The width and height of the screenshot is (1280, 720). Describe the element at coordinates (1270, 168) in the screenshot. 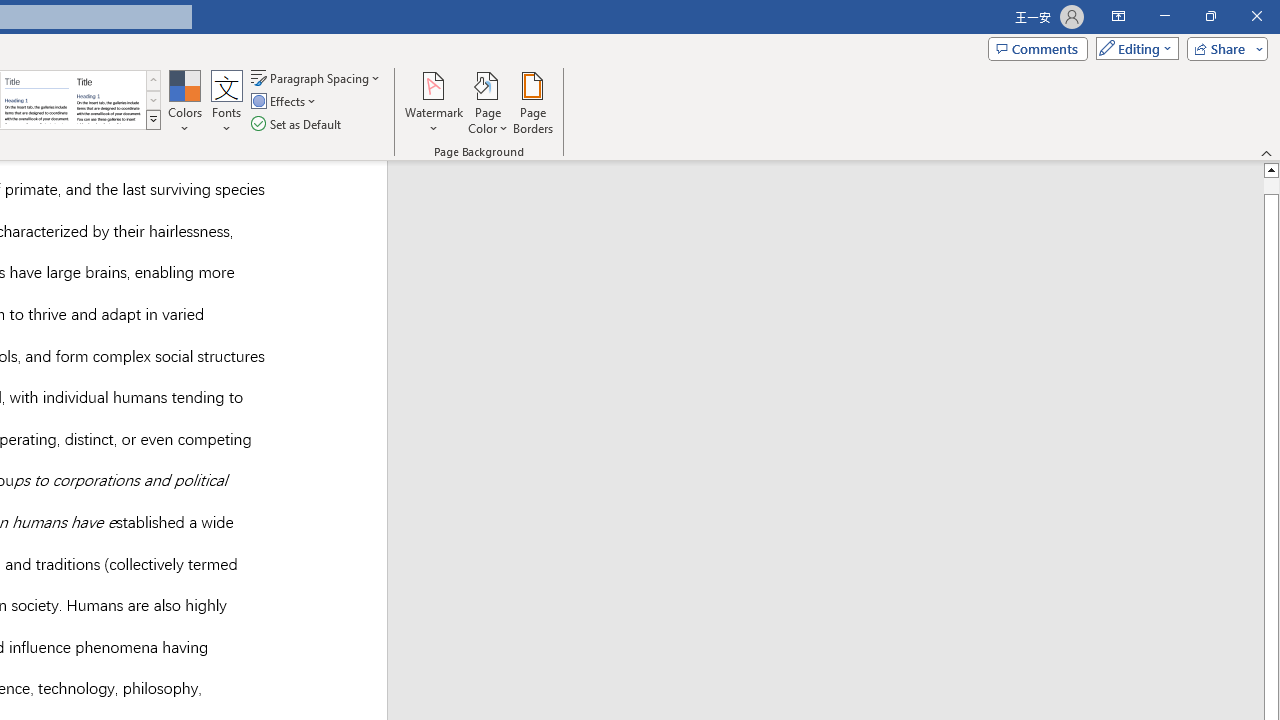

I see `'Line up'` at that location.